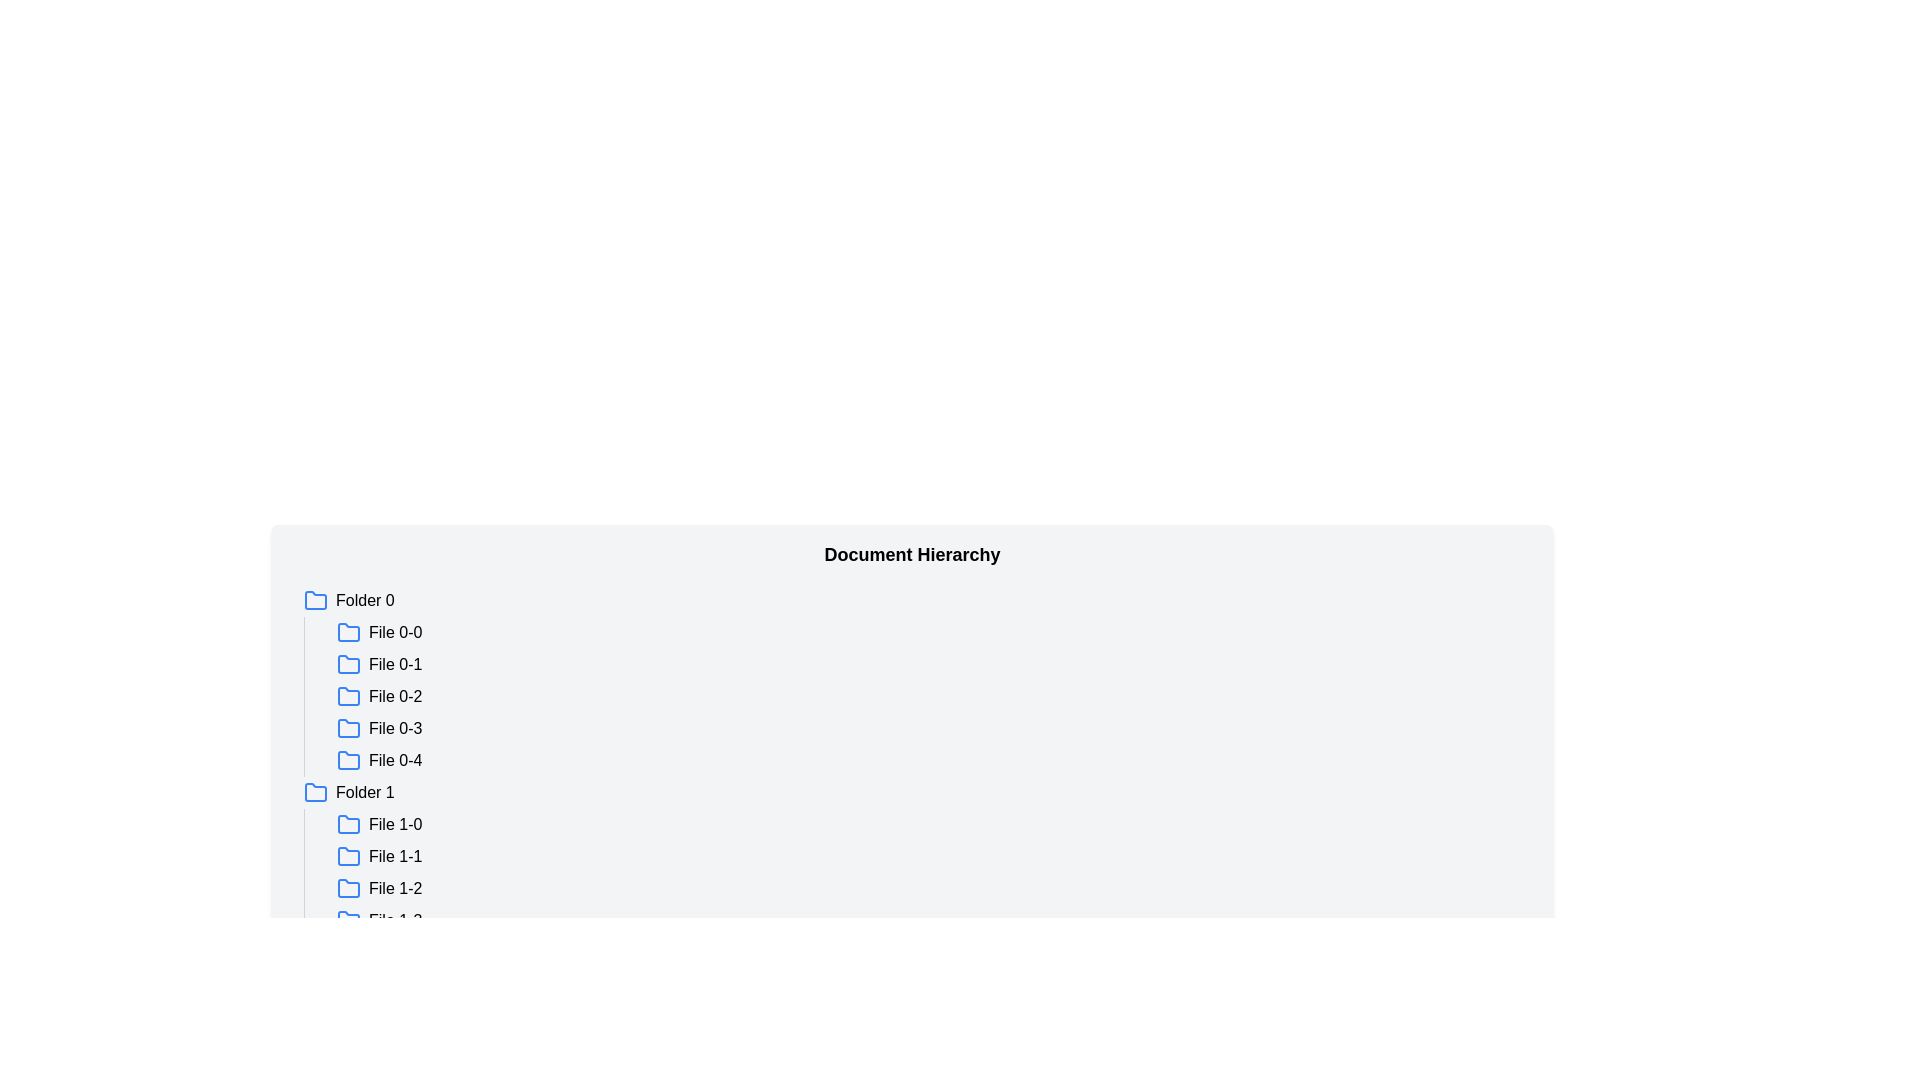 The height and width of the screenshot is (1080, 1920). I want to click on the 'File 0-4' icon located under 'Folder 0' in the Document Hierarchy, so click(349, 759).